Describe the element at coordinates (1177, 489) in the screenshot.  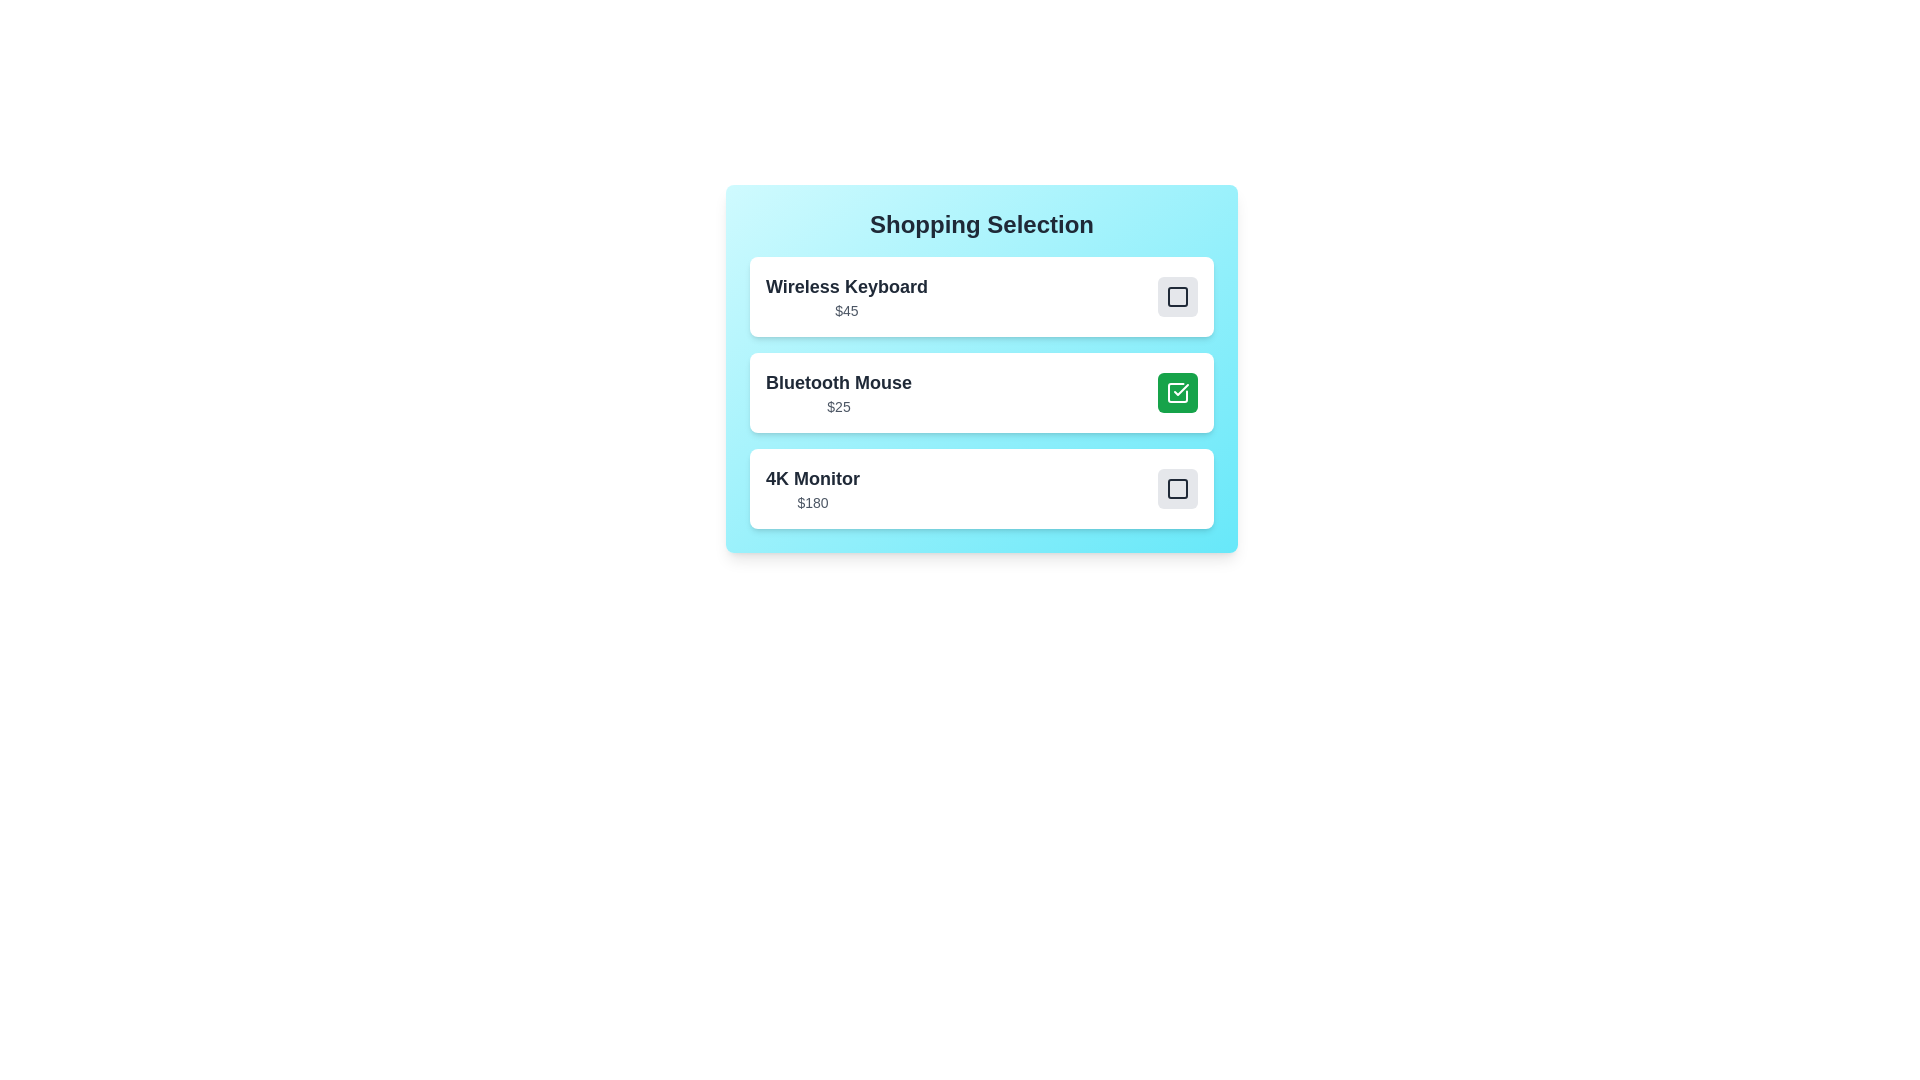
I see `the unselected checkbox for the '4K Monitor' entry in the bottom right corner of the associated box` at that location.